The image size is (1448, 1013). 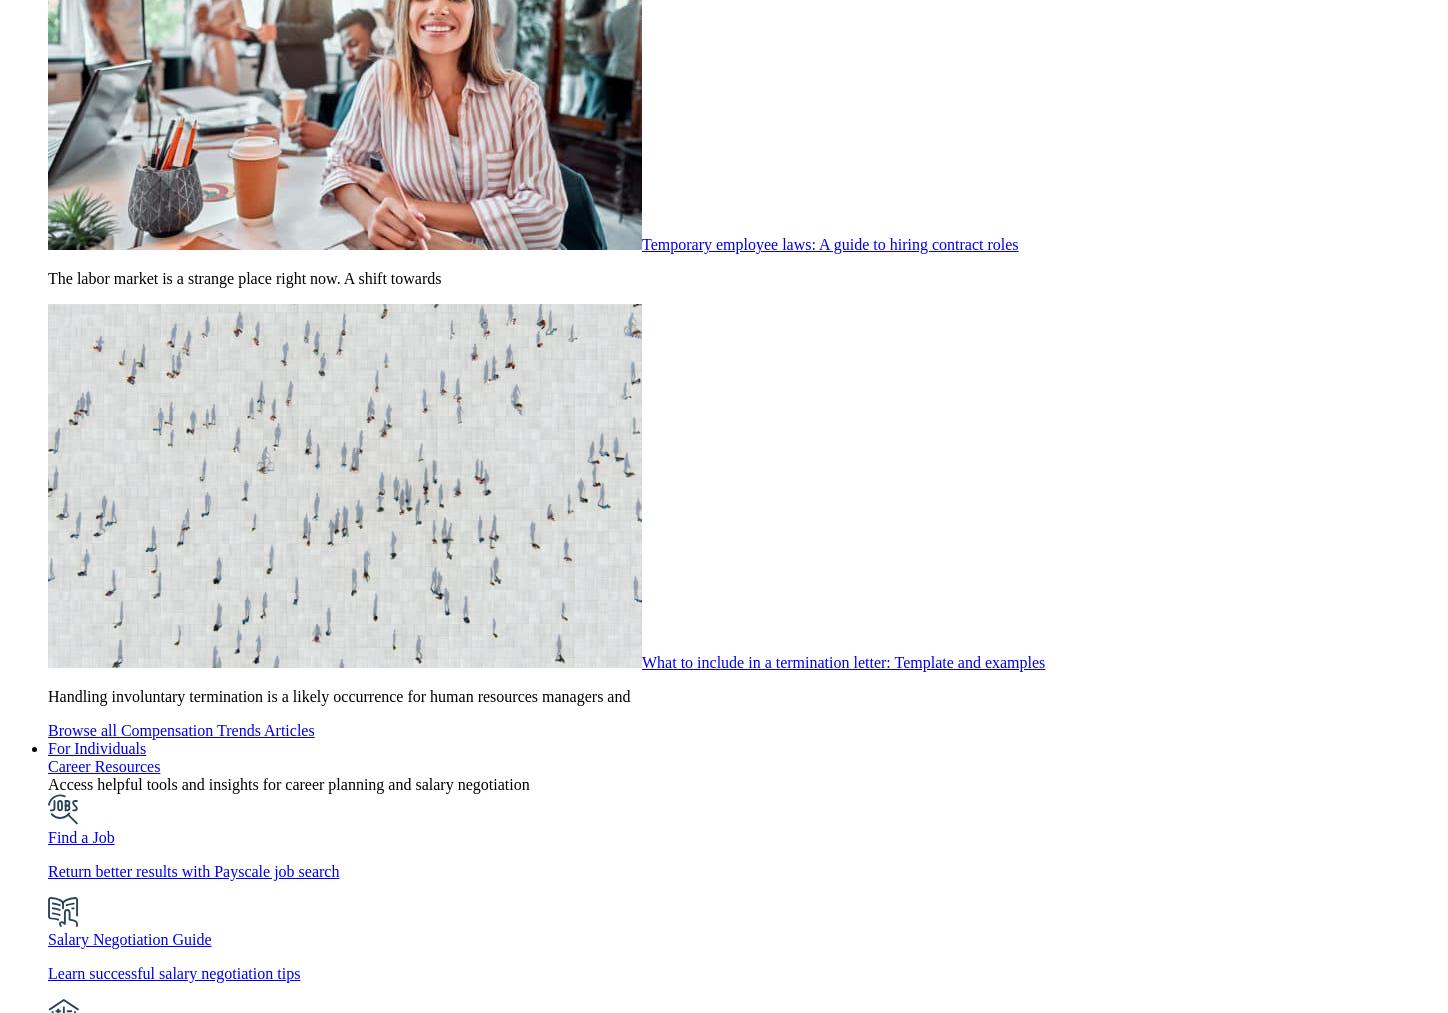 What do you see at coordinates (47, 730) in the screenshot?
I see `'Browse all Compensation Trends Articles'` at bounding box center [47, 730].